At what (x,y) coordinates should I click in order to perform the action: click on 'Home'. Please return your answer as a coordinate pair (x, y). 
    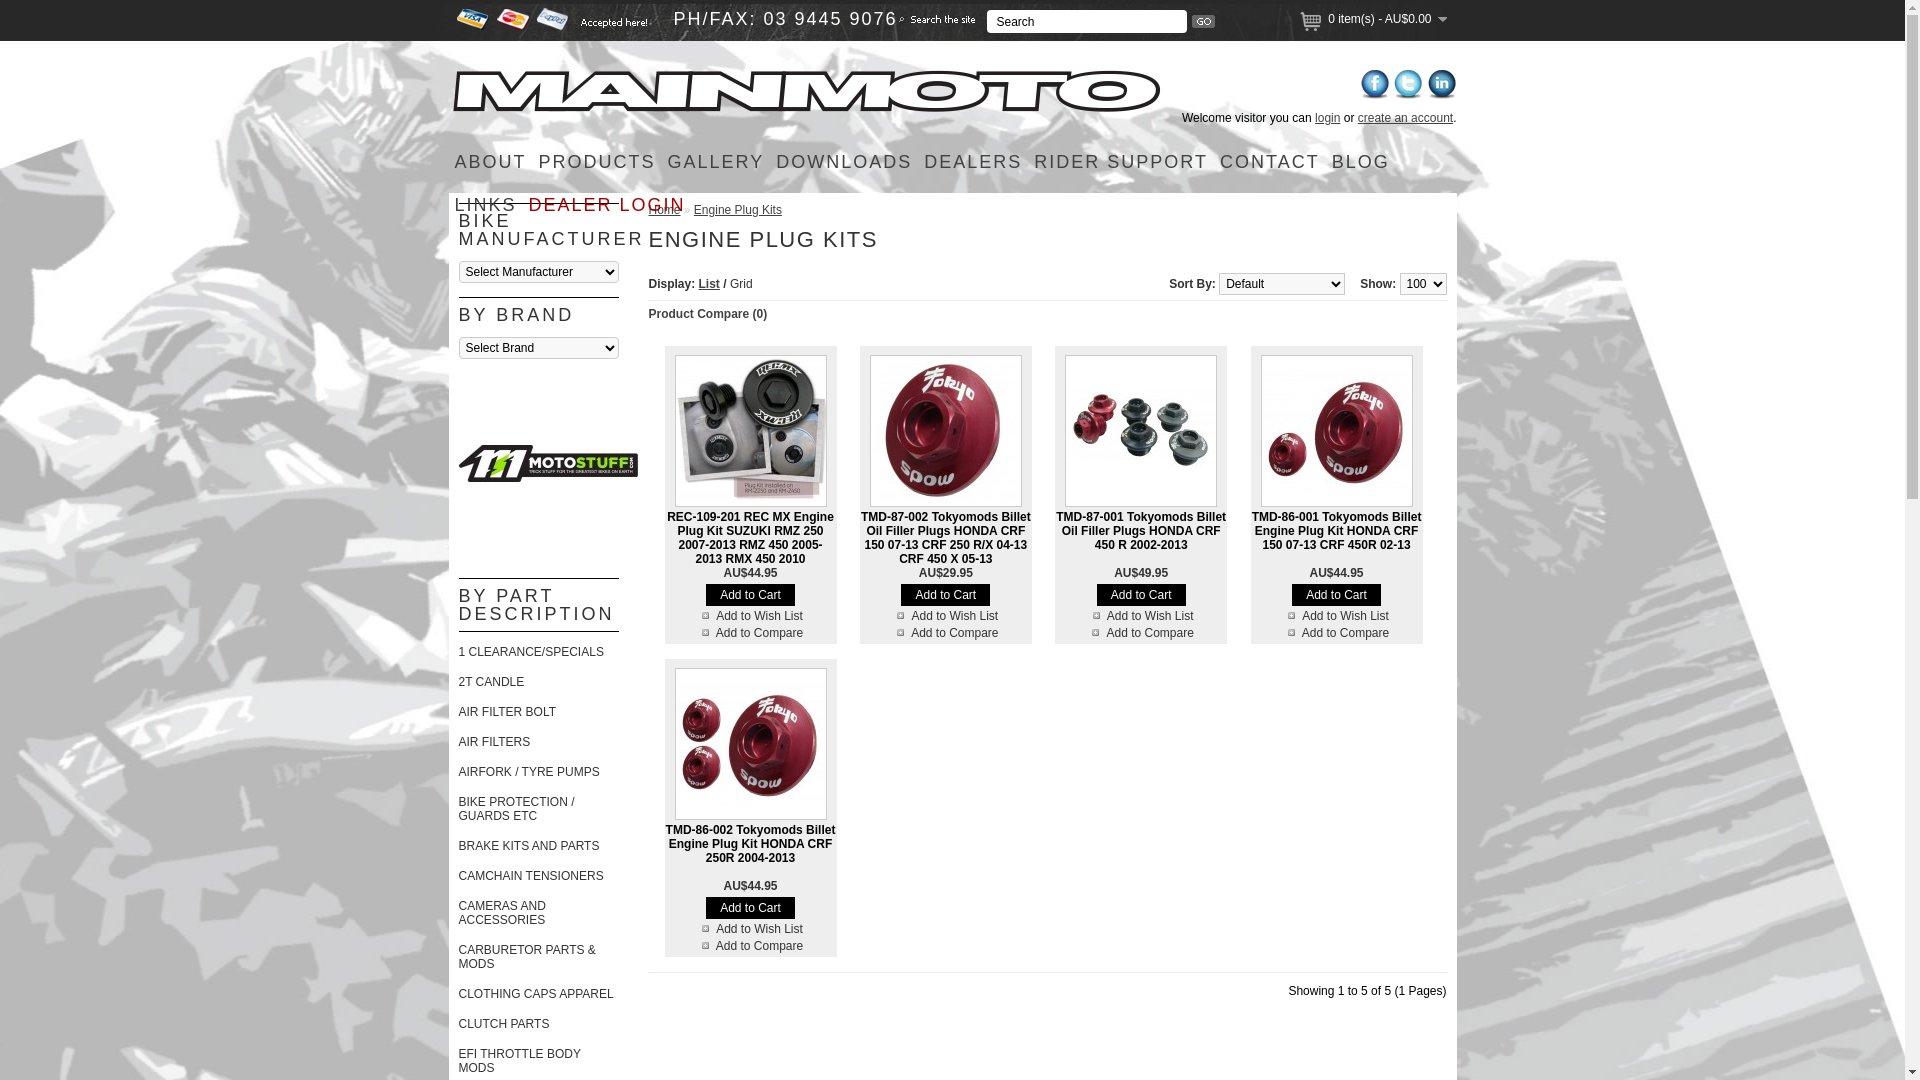
    Looking at the image, I should click on (663, 209).